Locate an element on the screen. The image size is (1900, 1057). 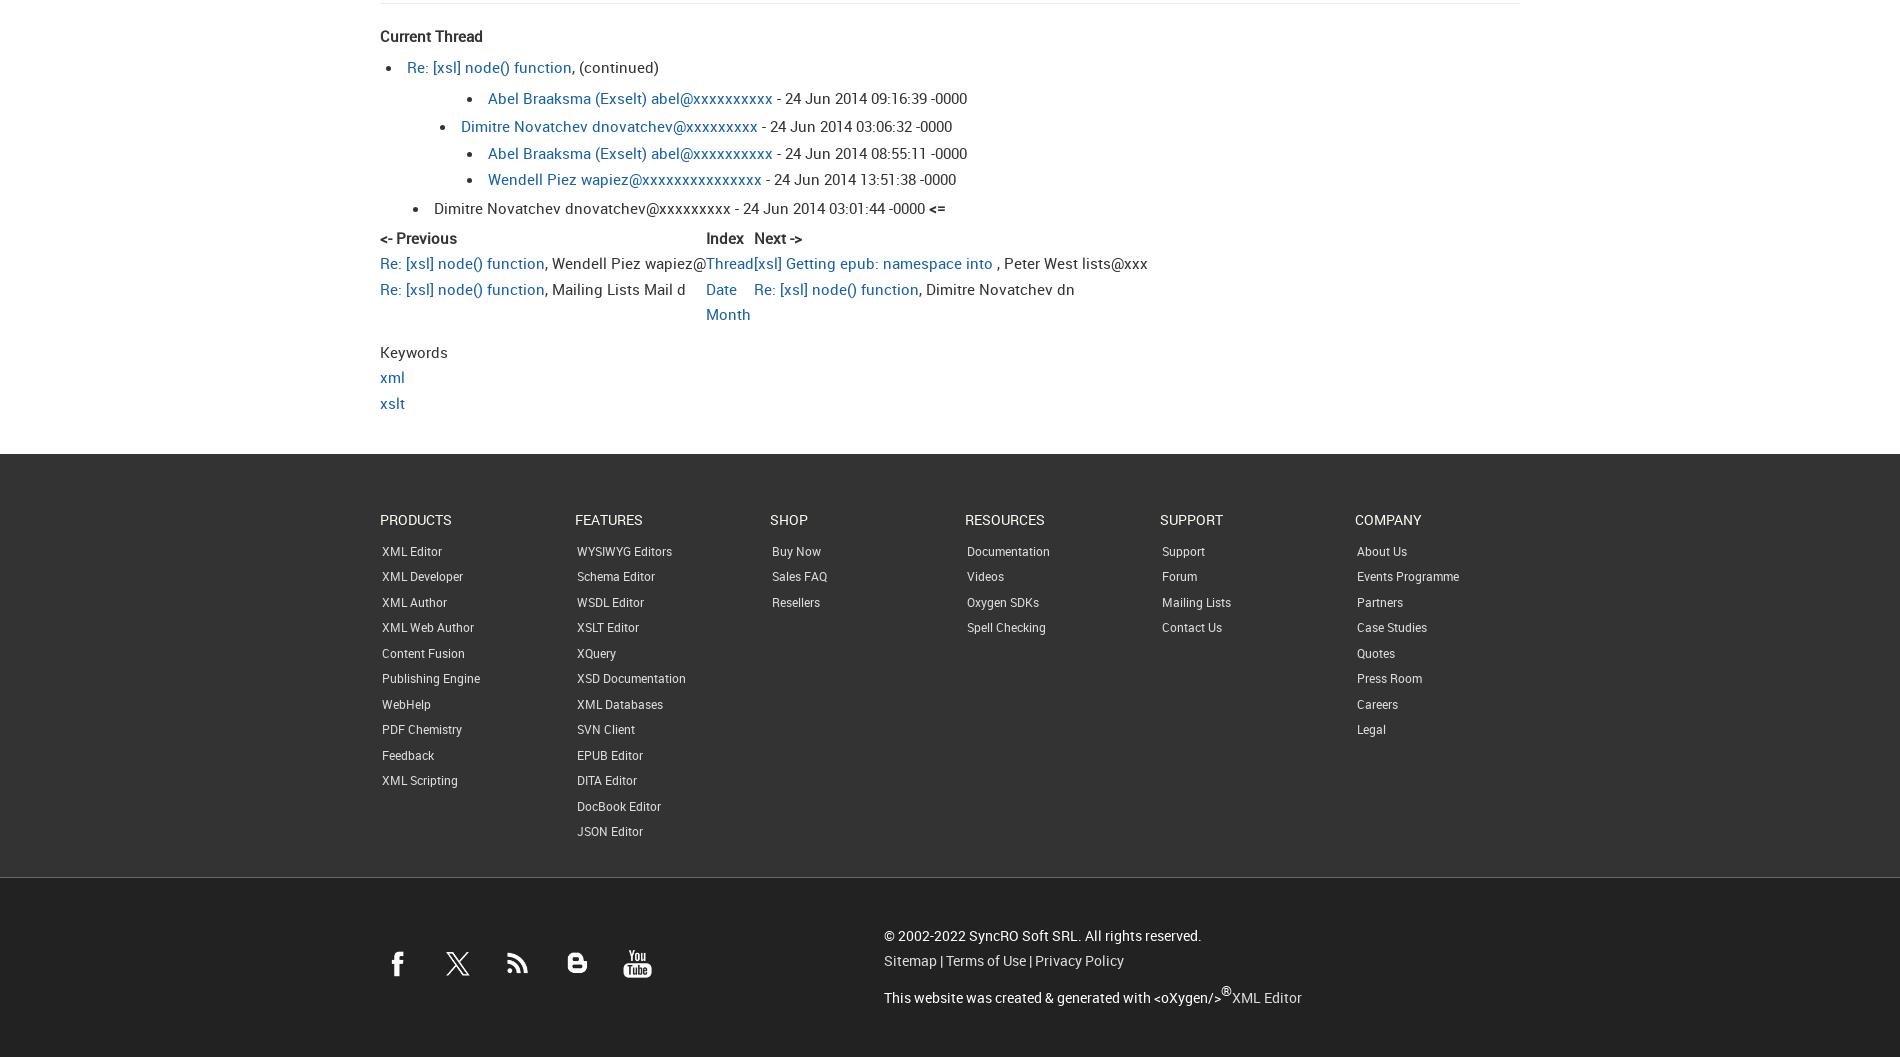
'Date' is located at coordinates (720, 287).